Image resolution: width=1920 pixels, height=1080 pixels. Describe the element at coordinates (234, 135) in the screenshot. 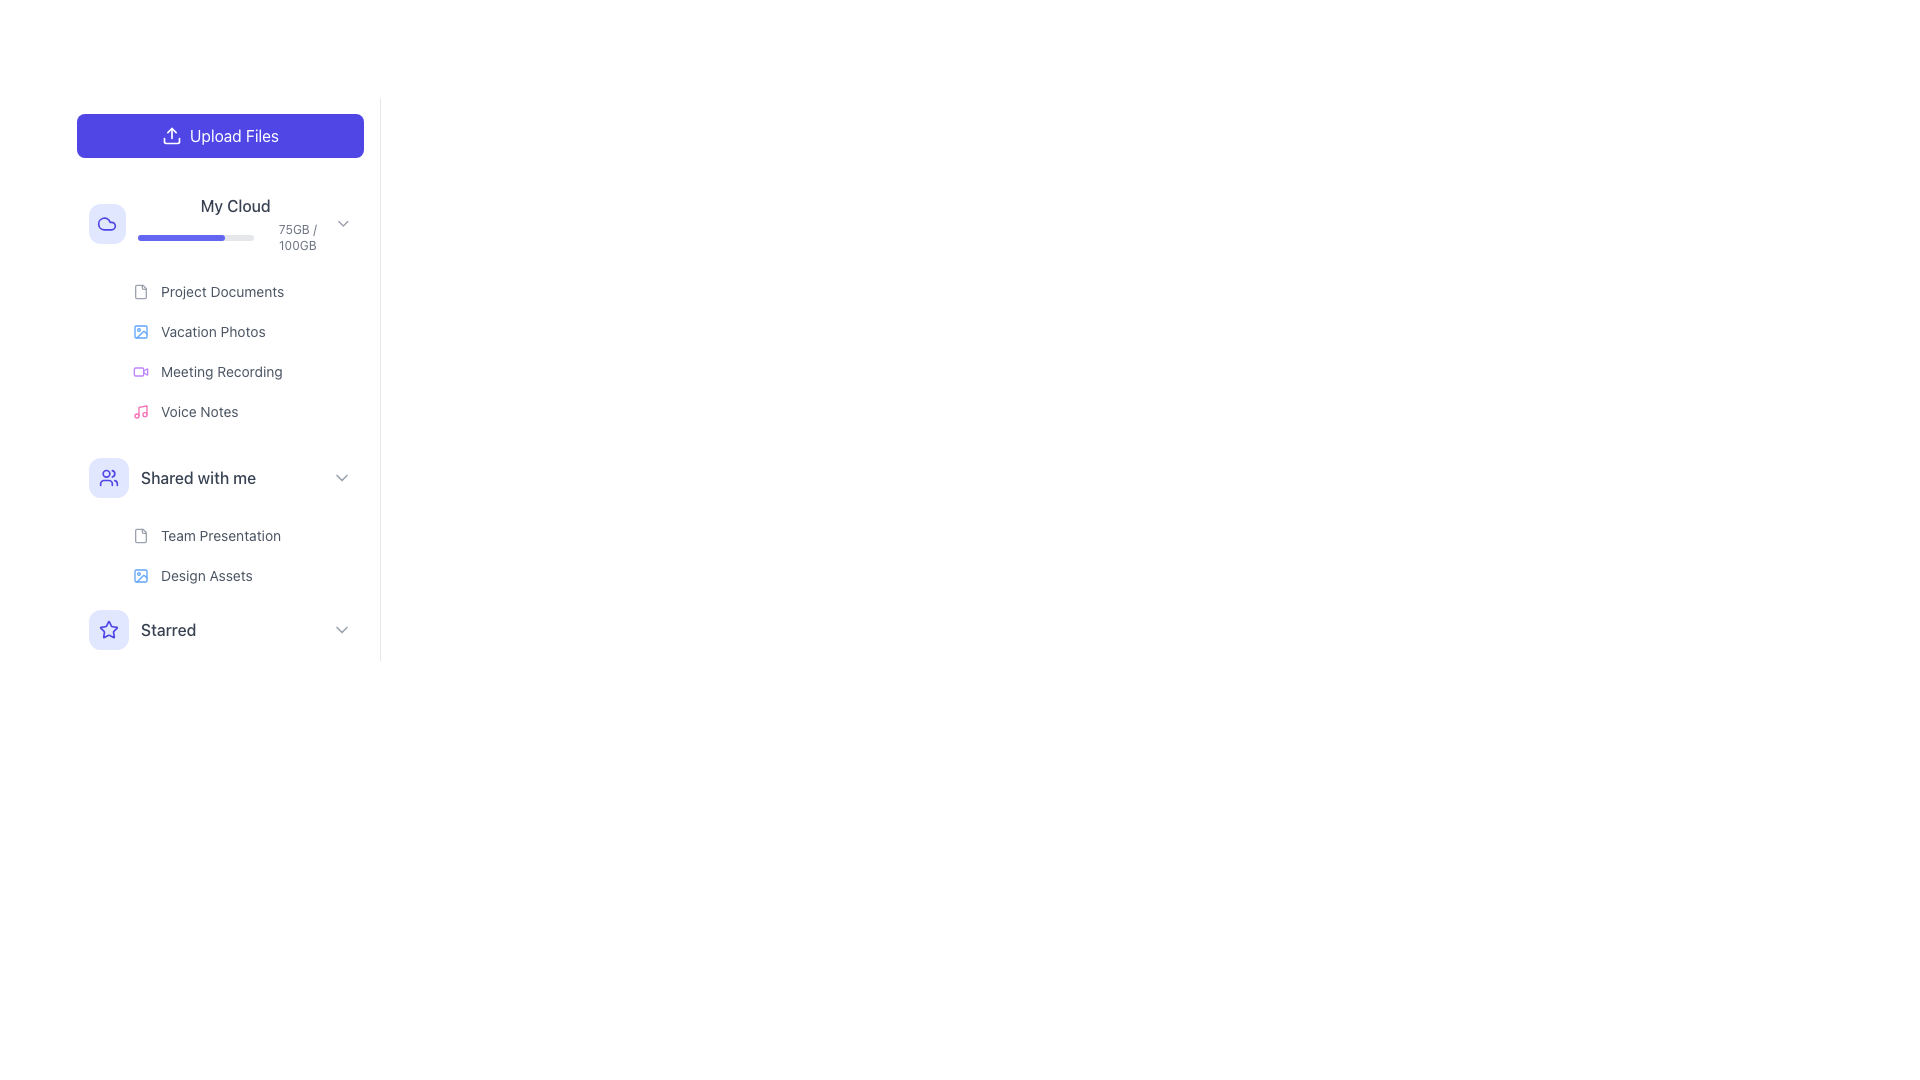

I see `the 'Upload Files' button, which features white text on a bold indigo background and is located near the top left side of the interface` at that location.